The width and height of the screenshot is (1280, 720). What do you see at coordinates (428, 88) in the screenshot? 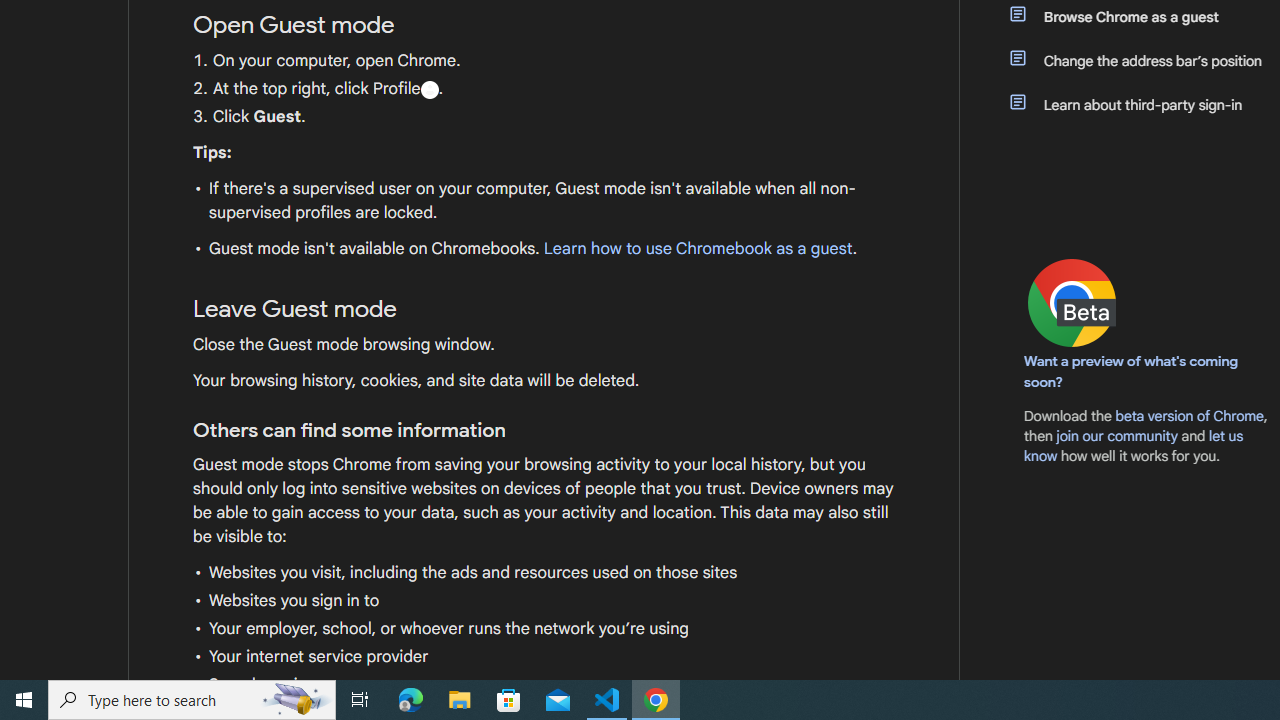
I see `'Profile'` at bounding box center [428, 88].